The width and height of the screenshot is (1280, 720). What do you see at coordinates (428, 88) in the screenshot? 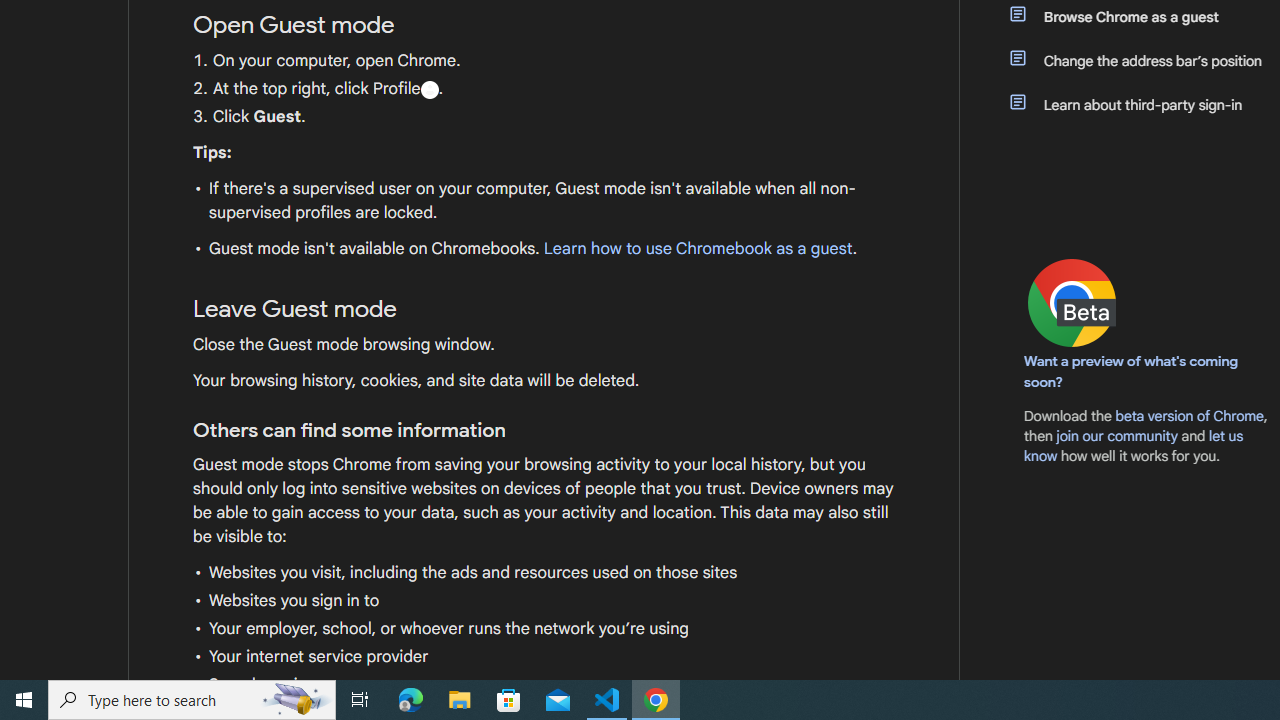
I see `'Profile'` at bounding box center [428, 88].